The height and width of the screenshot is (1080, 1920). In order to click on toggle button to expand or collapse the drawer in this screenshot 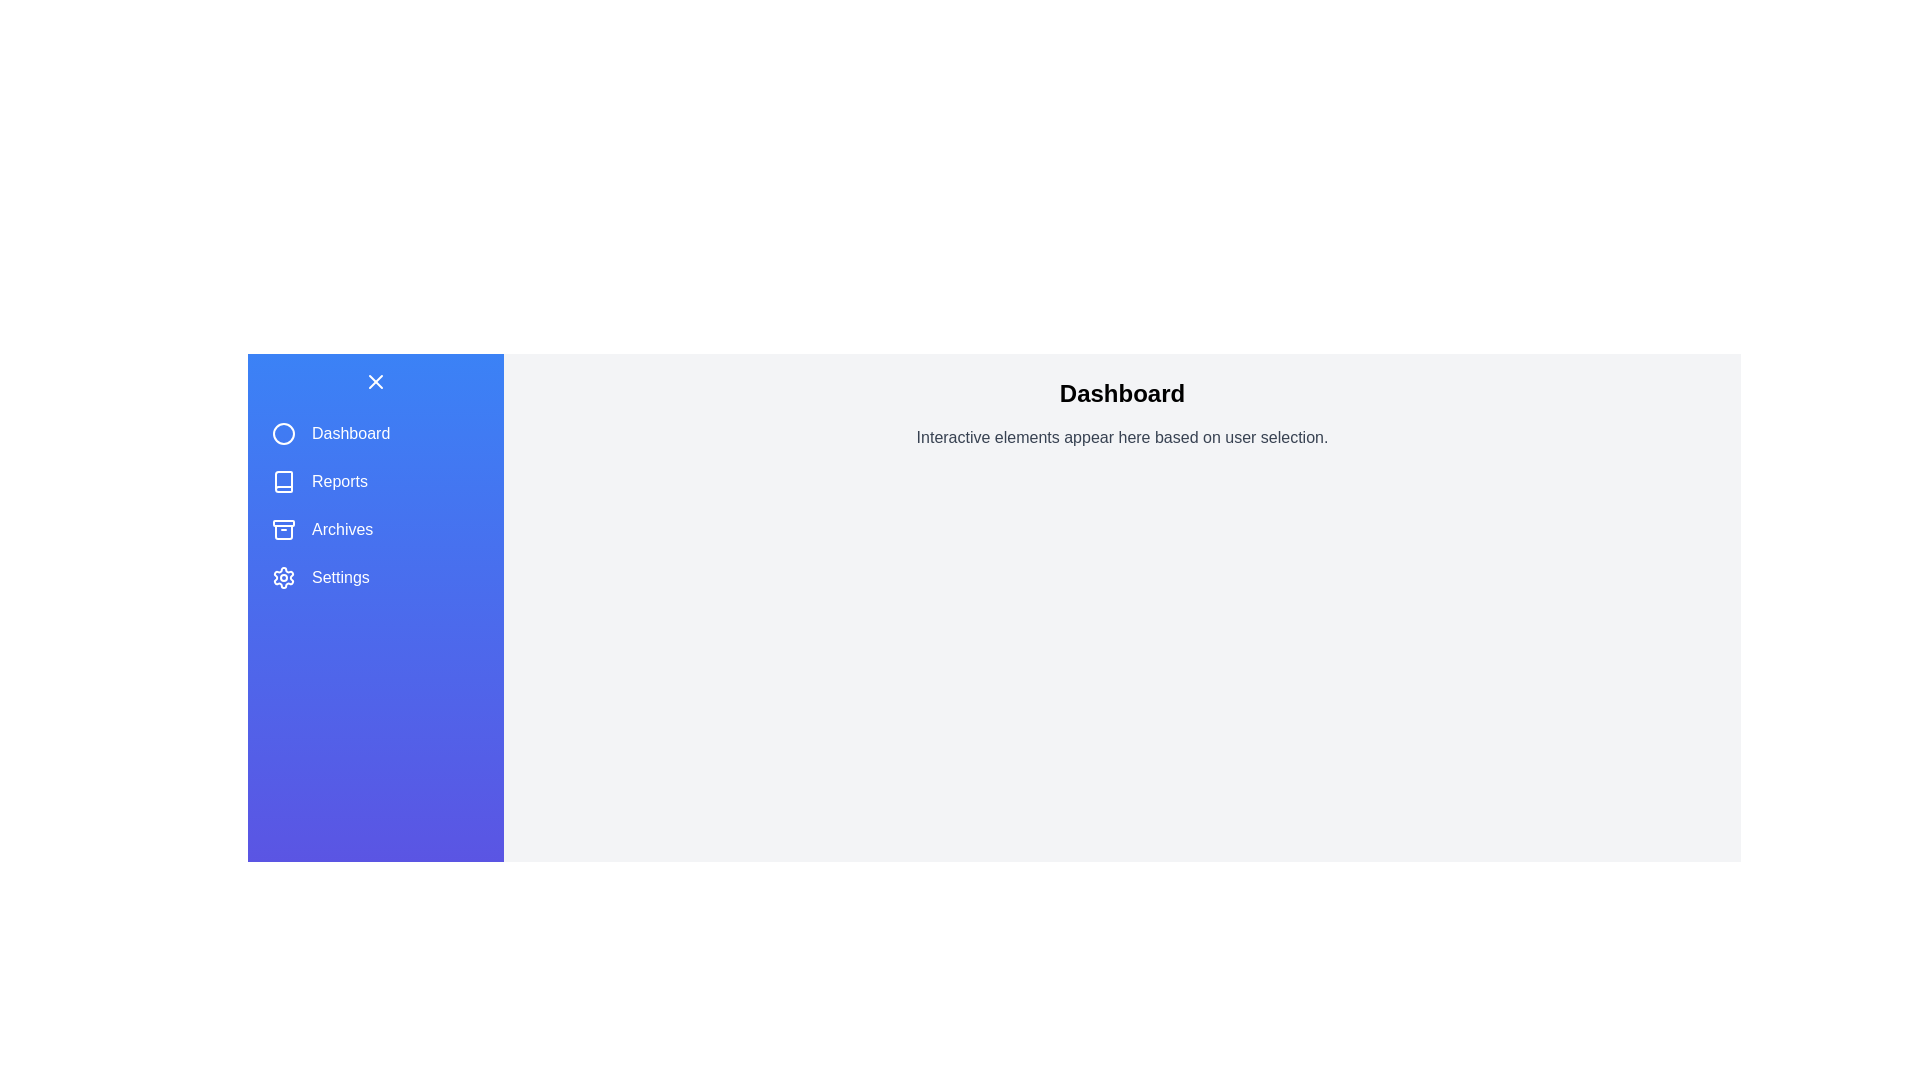, I will do `click(375, 381)`.